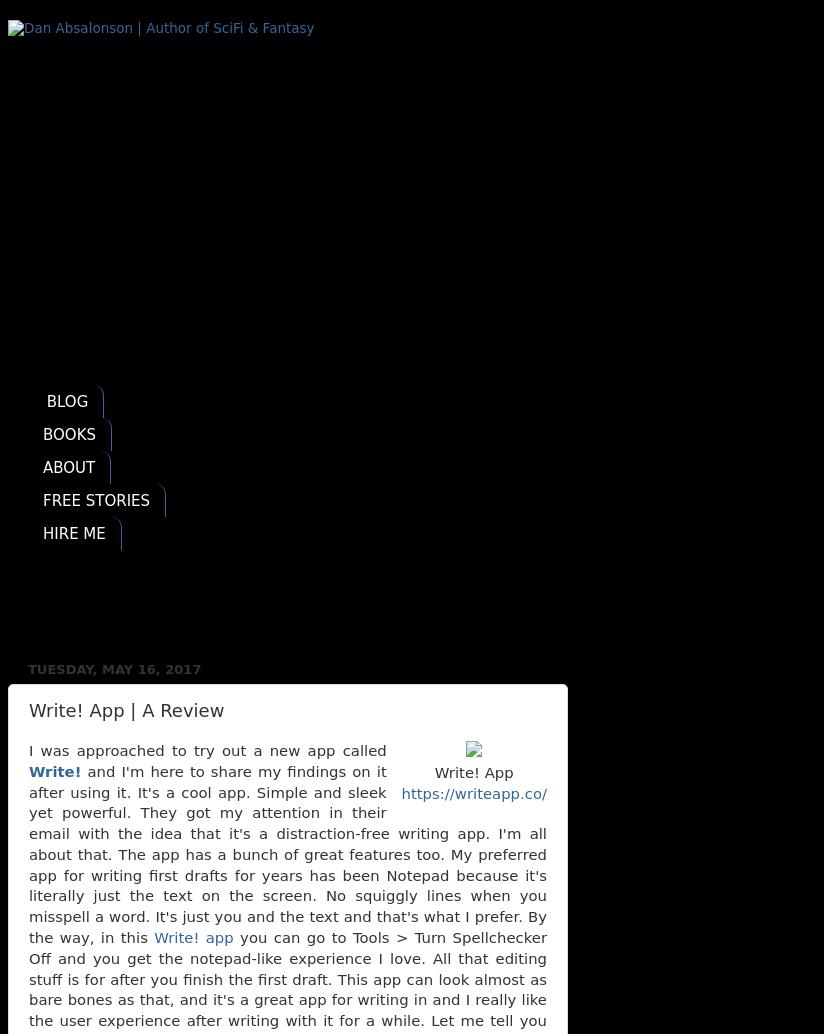 This screenshot has height=1034, width=824. I want to click on 'and I'm here to share my findings on it after using it. It's a cool app. Simple and sleek yet powerful. They got my attention in their email with the idea that it's a distraction-free writing app. I'm all about that. The app has a bunch of great features too. My preferred app for writing first drafts for years has been Notepad because it's literally just the text on the screen. No squiggly lines when you misspell a word. It's just you and the text and that's what I prefer. By the way, in this', so click(286, 853).